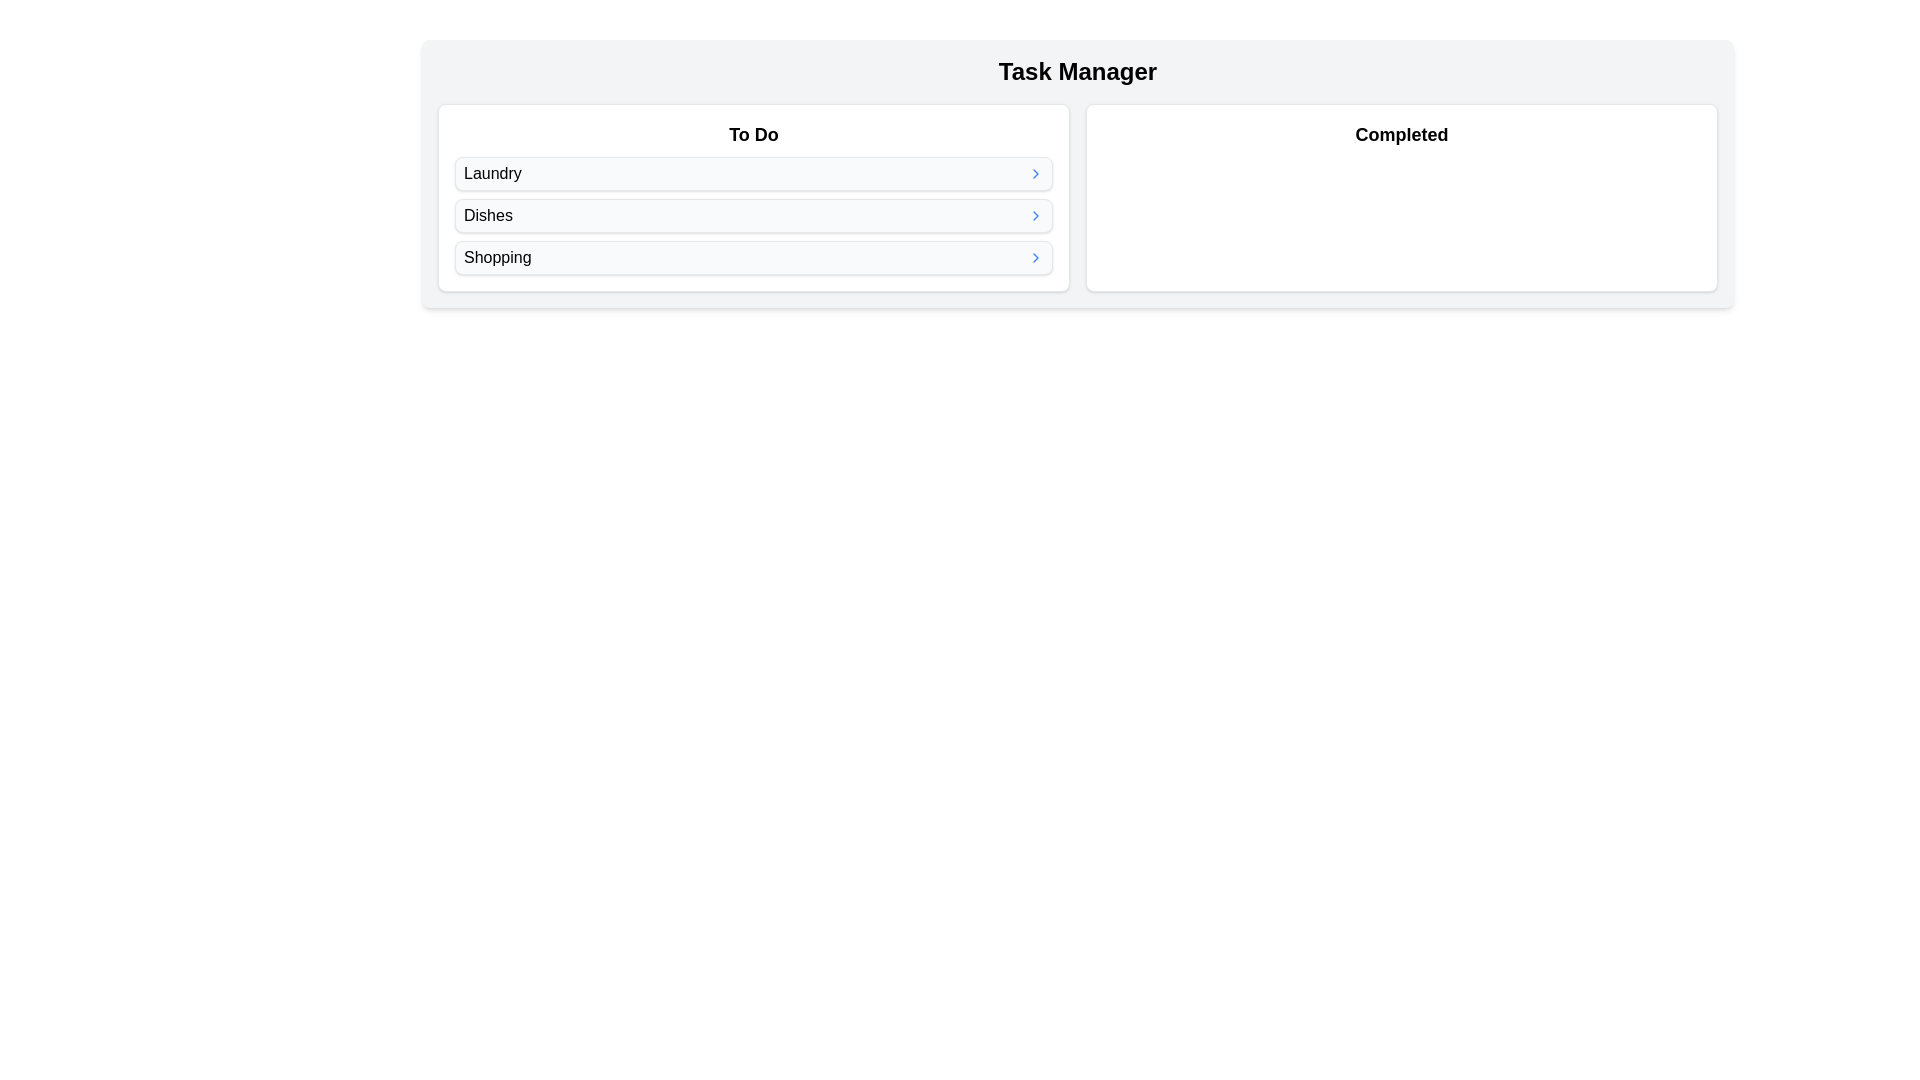 Image resolution: width=1920 pixels, height=1080 pixels. What do you see at coordinates (1036, 257) in the screenshot?
I see `right arrow button next to the task 'Shopping' in the 'To Do' list to move it to 'Completed'` at bounding box center [1036, 257].